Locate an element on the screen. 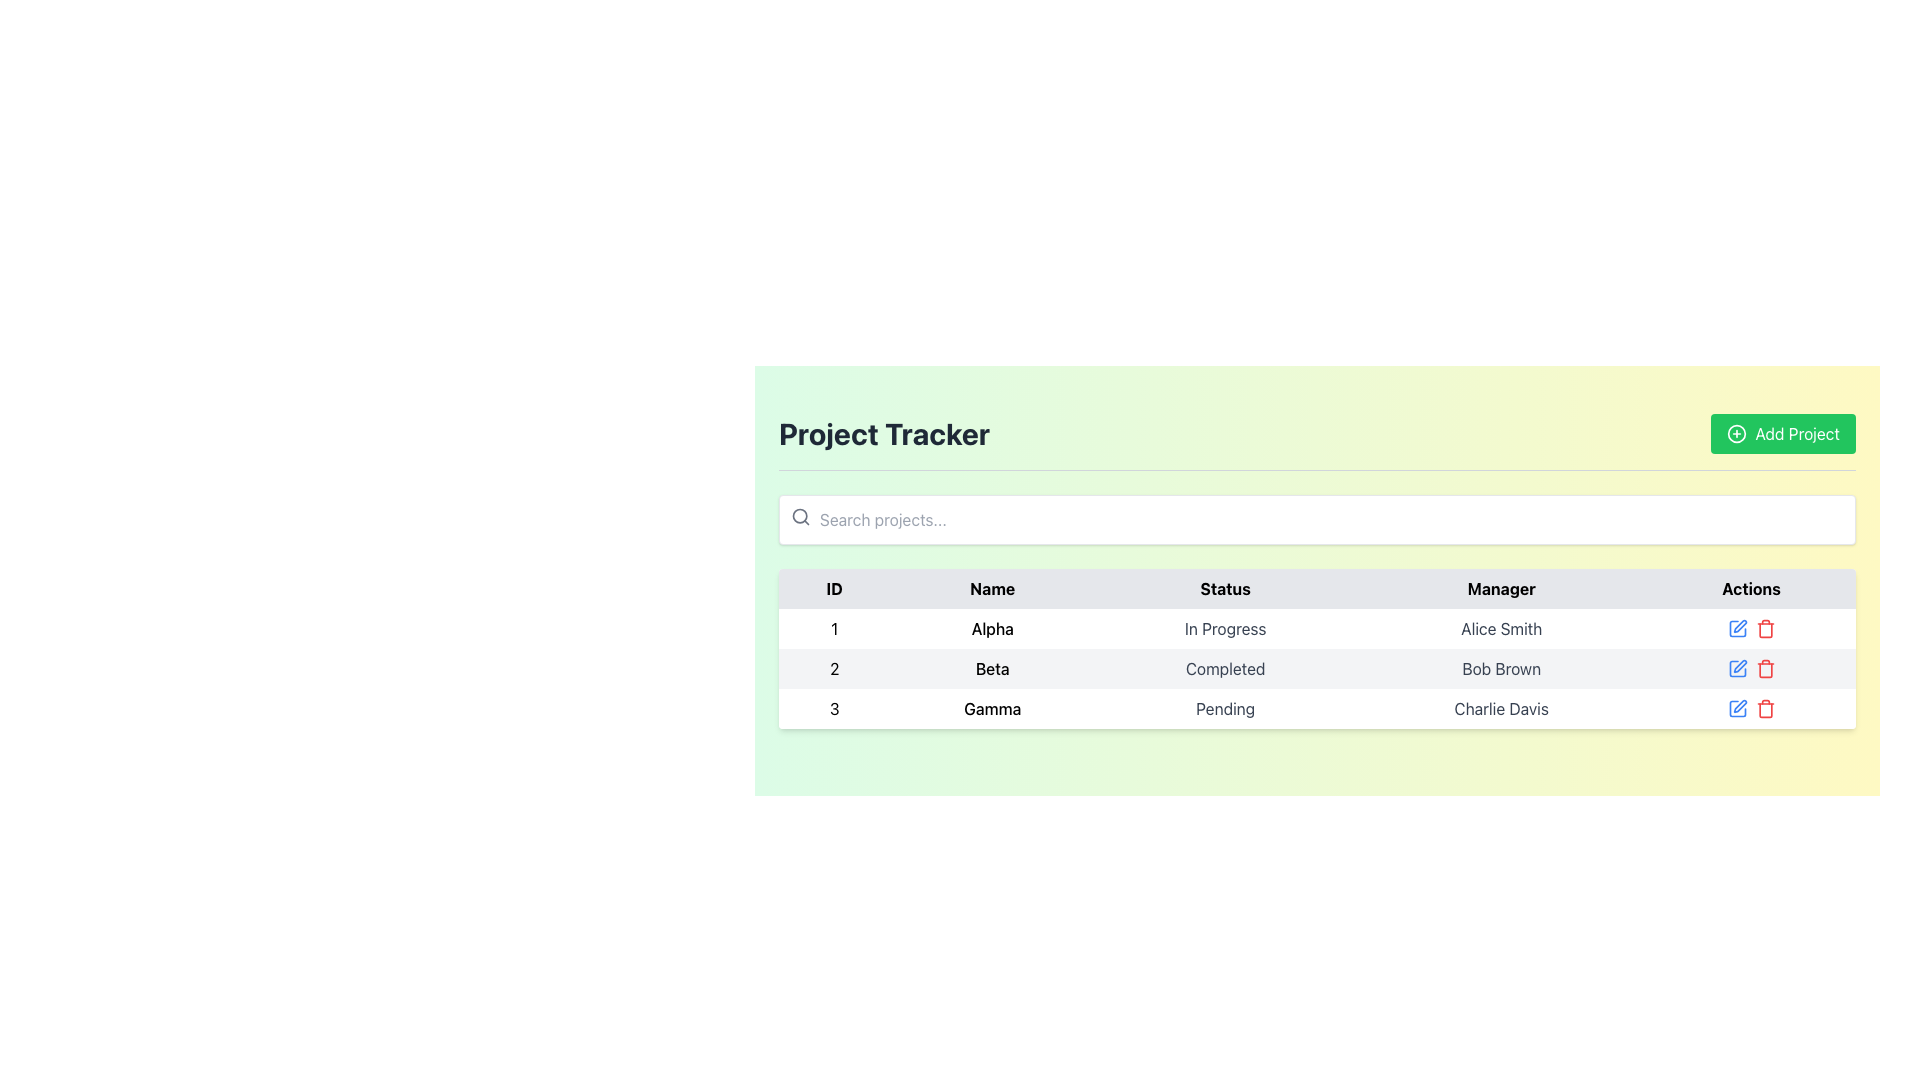  the trash can icon in the 'Actions' column, which is the last element in the row for 'Charlie Davis', symbolizing deletion is located at coordinates (1765, 709).